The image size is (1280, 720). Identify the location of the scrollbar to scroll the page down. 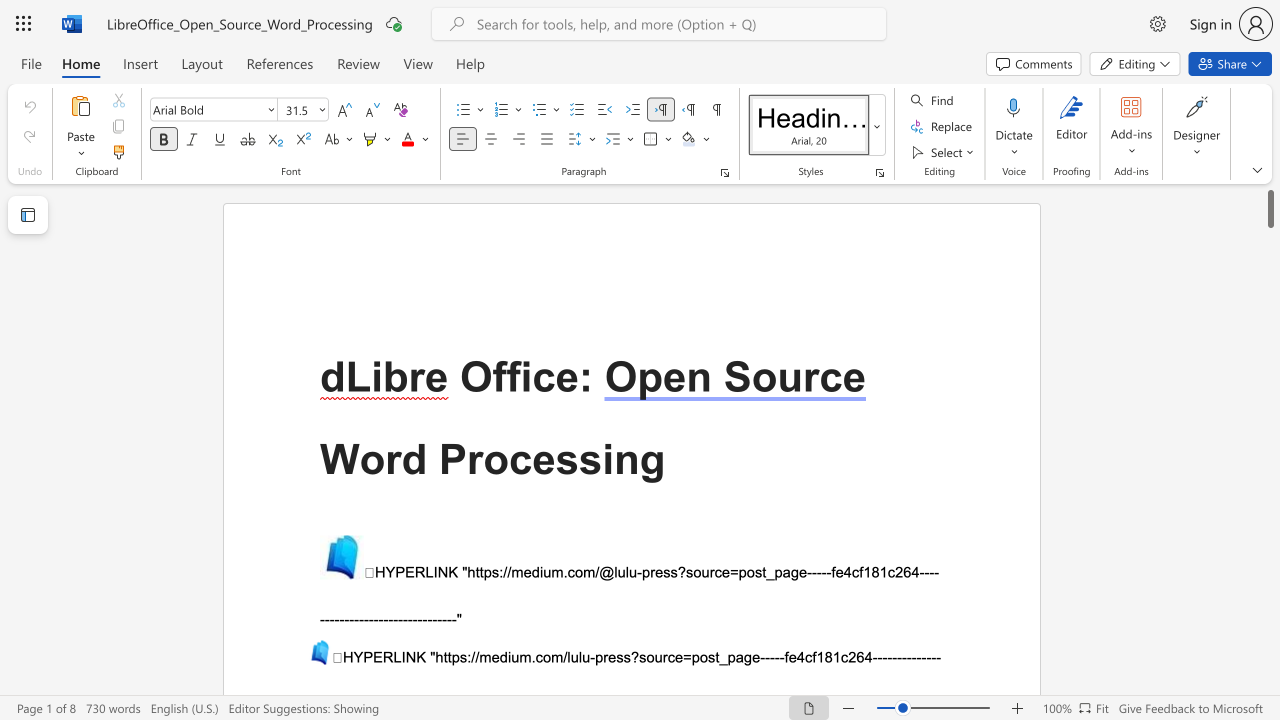
(1269, 300).